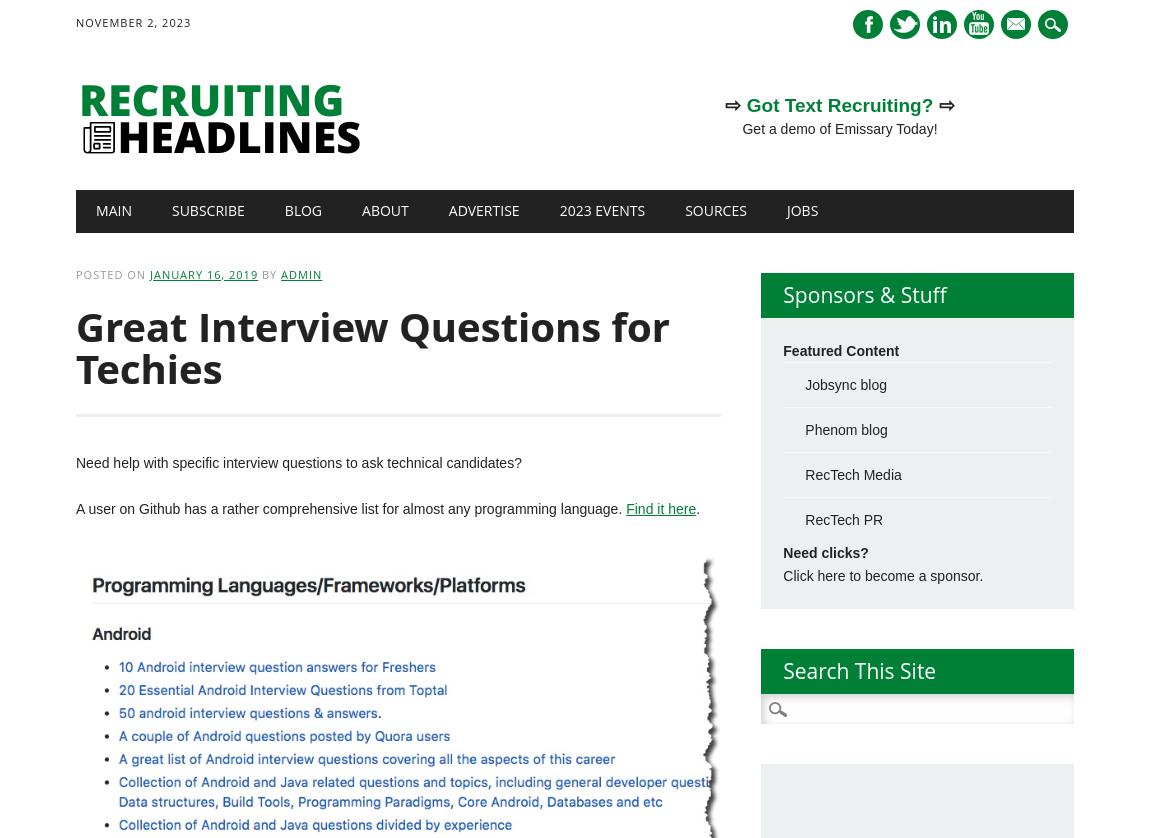 Image resolution: width=1150 pixels, height=838 pixels. What do you see at coordinates (362, 210) in the screenshot?
I see `'About'` at bounding box center [362, 210].